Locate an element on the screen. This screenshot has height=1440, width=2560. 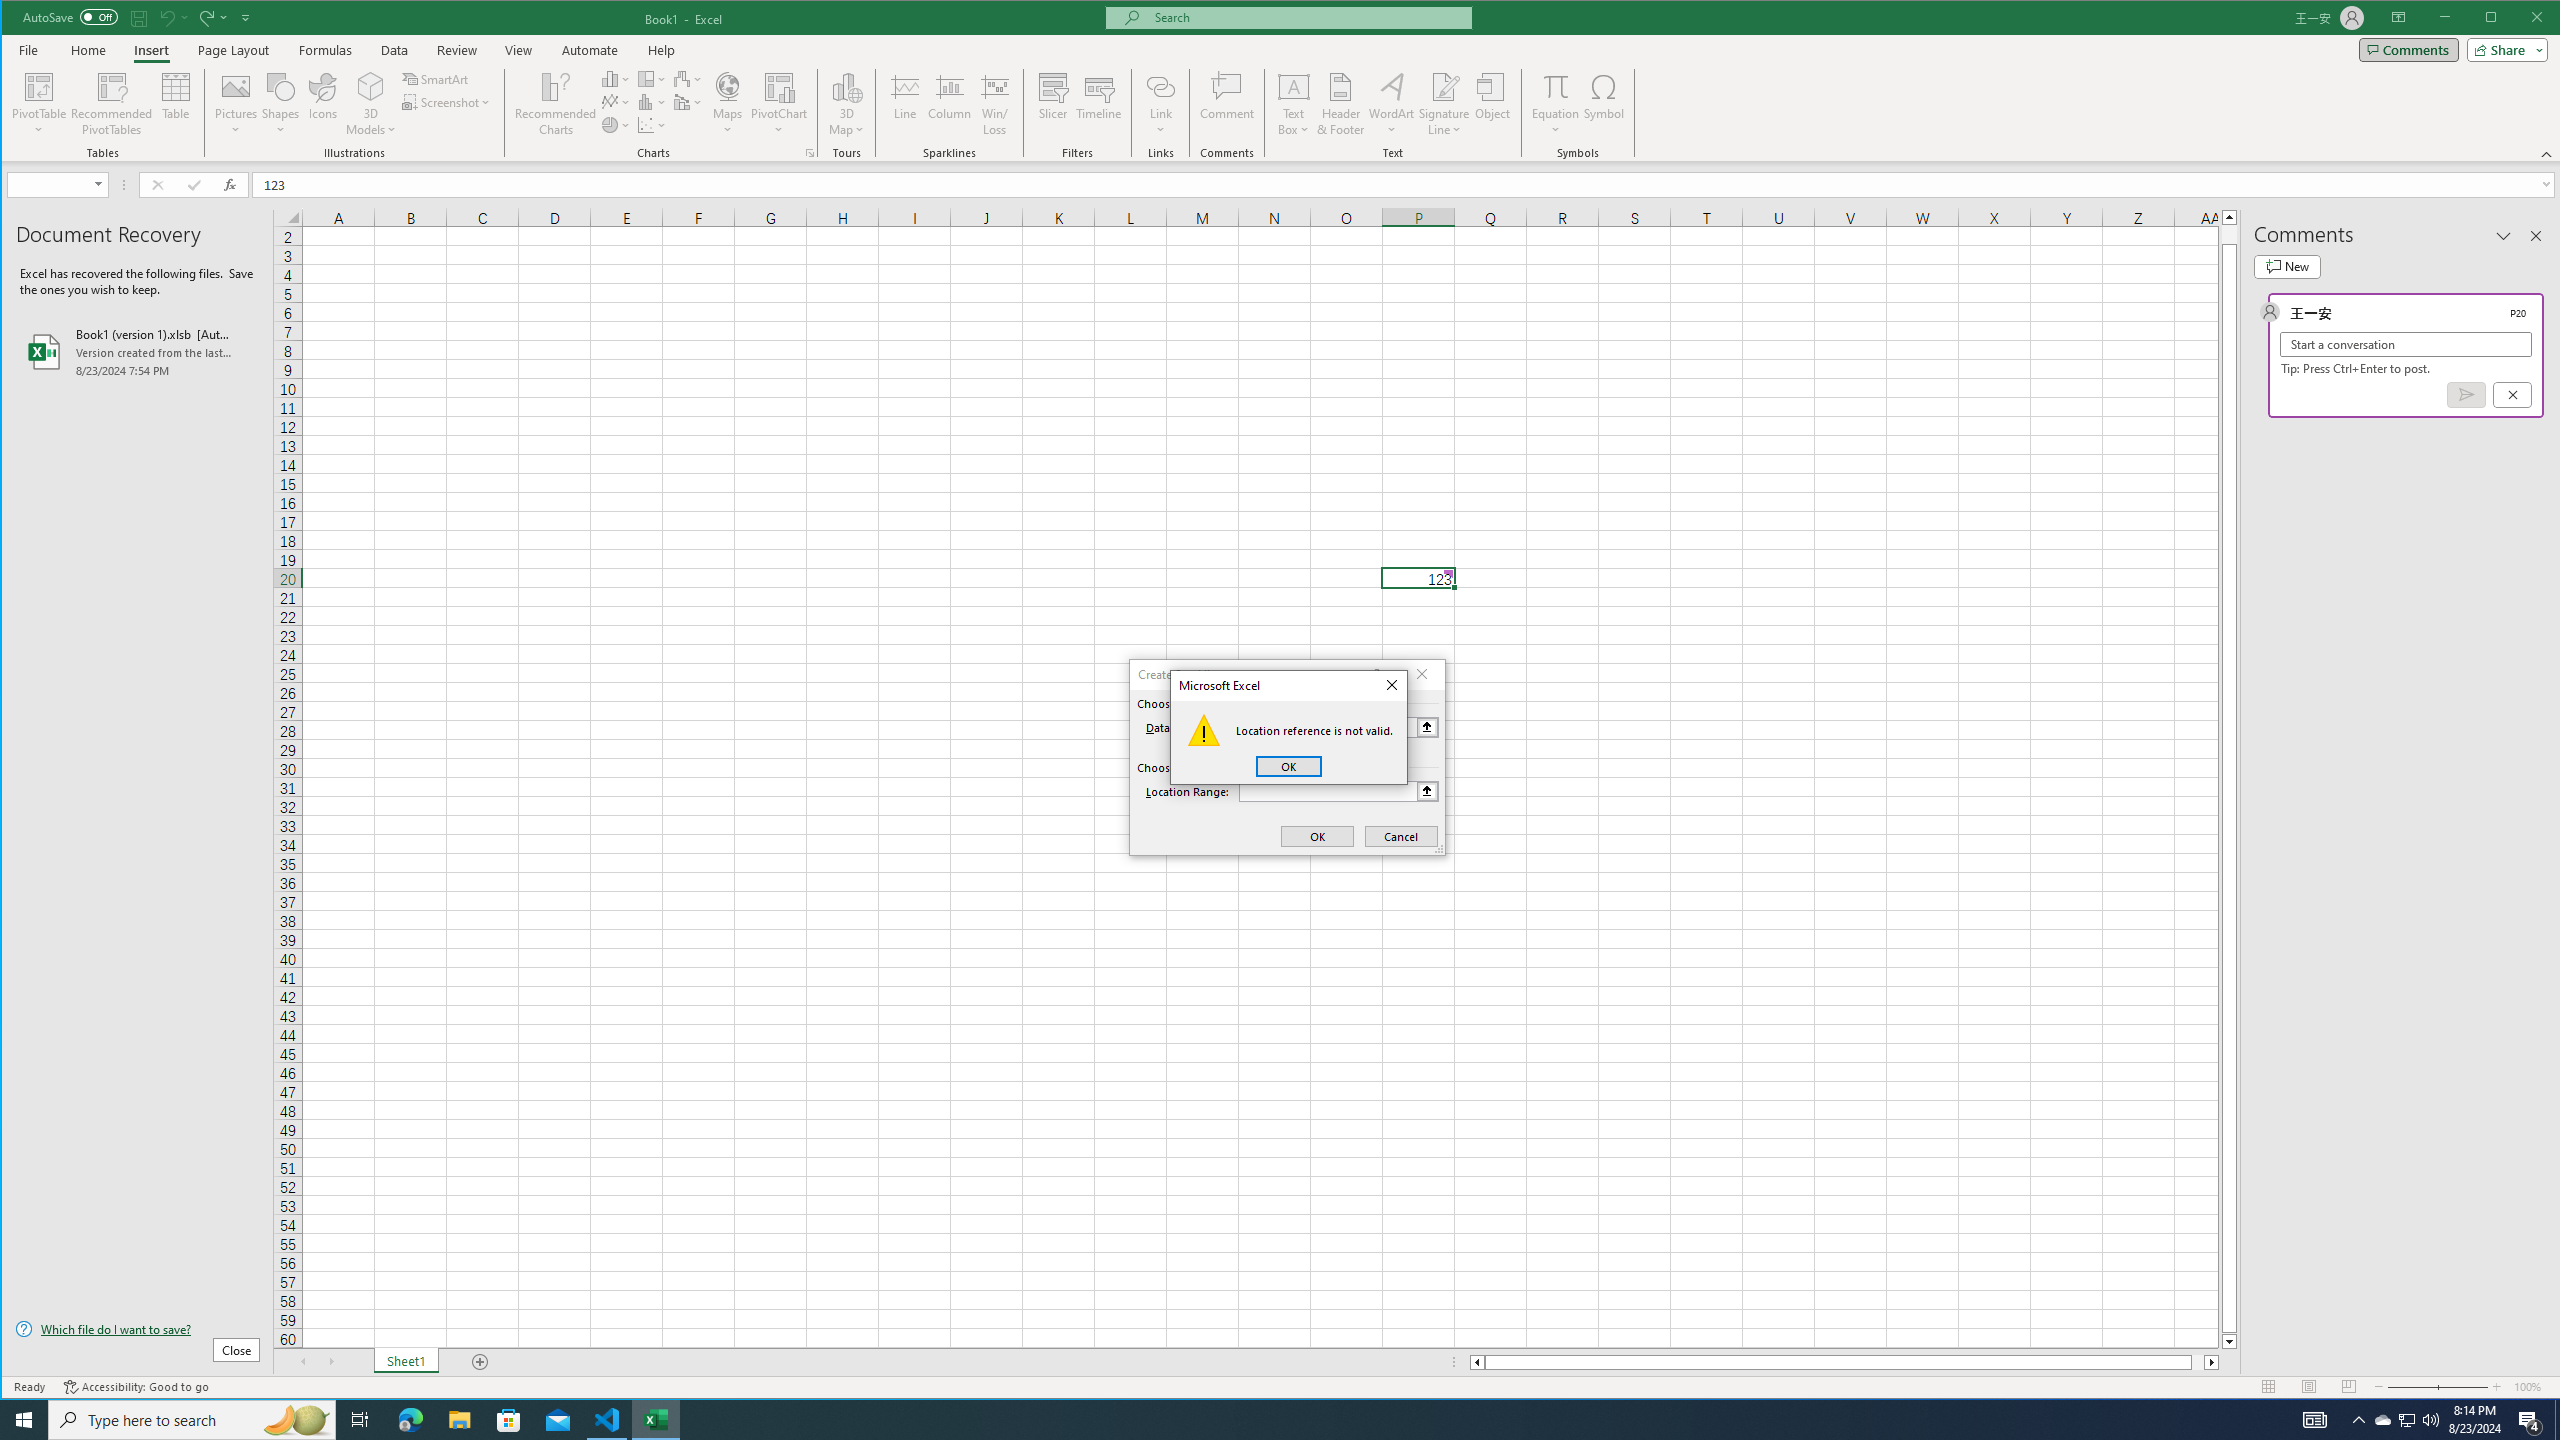
'Excel - 1 running window' is located at coordinates (656, 1418).